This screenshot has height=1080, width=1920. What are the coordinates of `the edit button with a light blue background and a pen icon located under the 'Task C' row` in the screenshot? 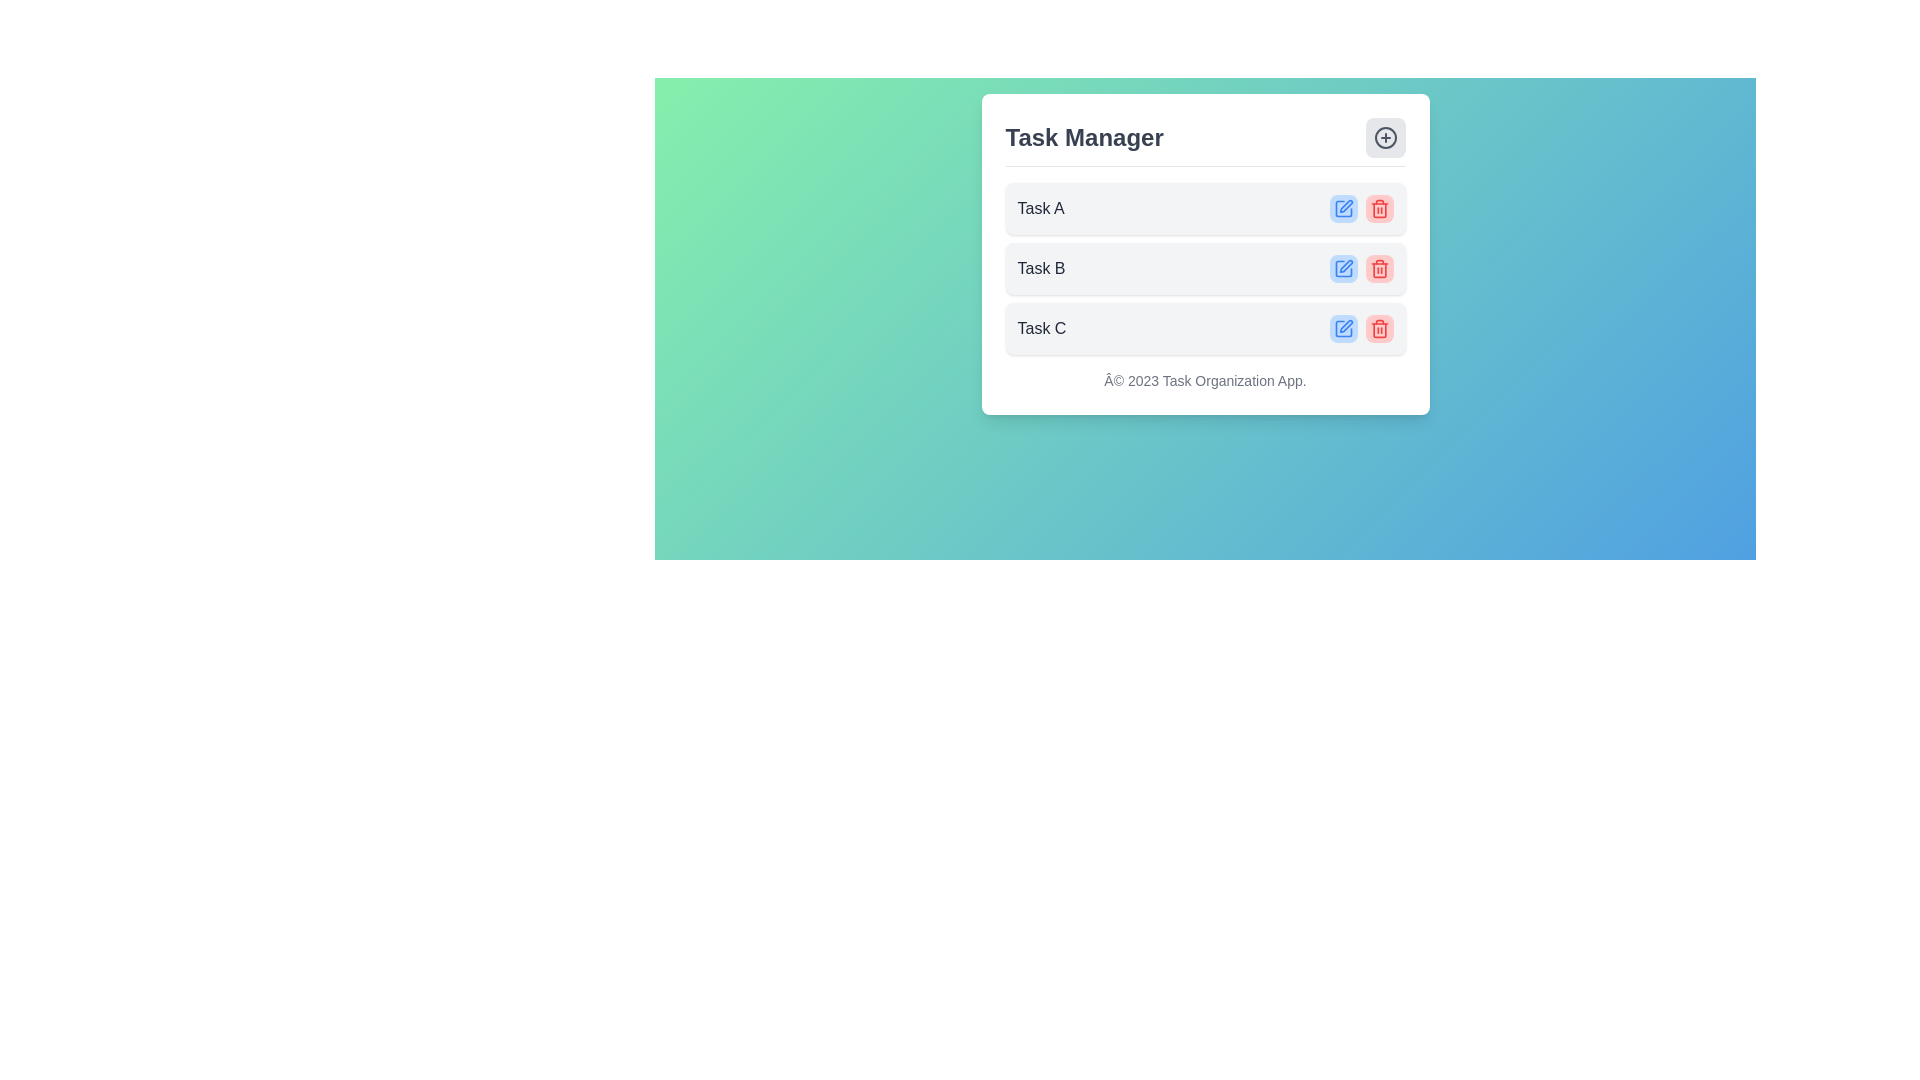 It's located at (1343, 327).